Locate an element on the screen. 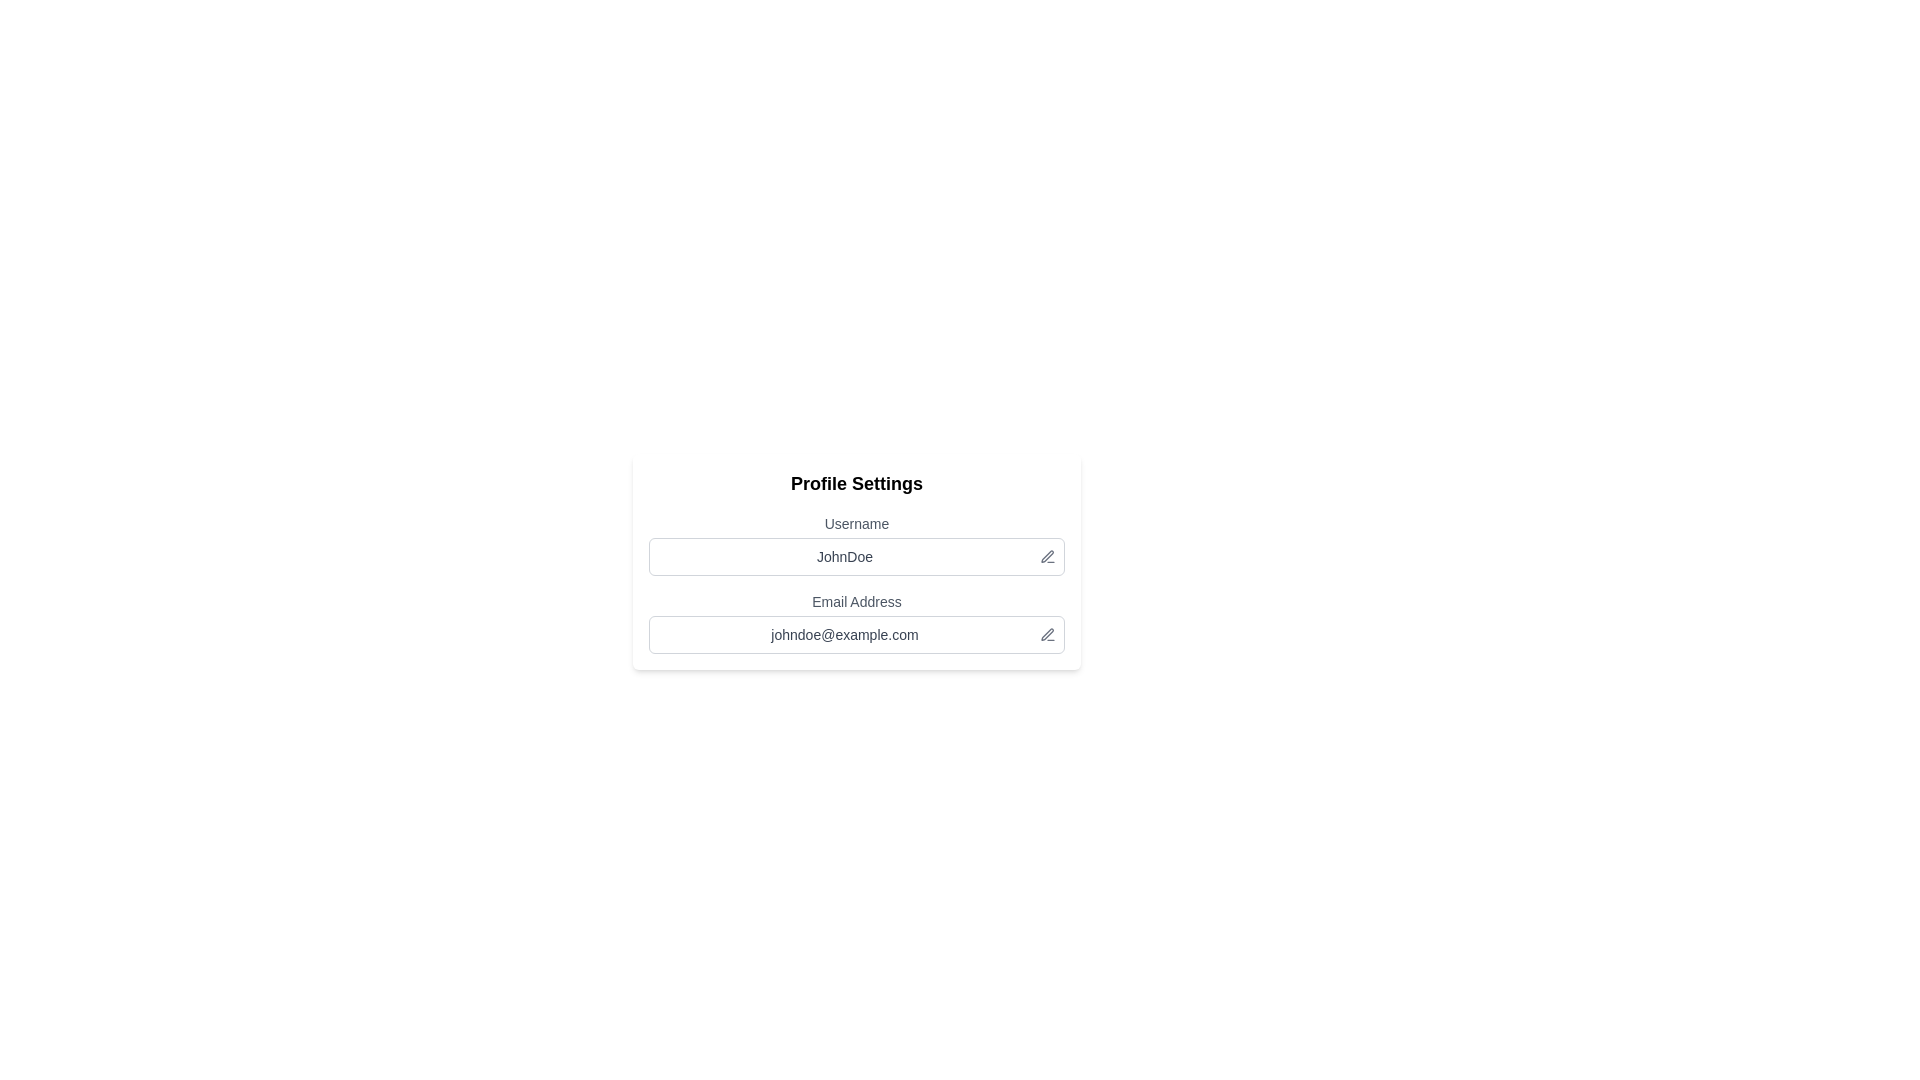 The image size is (1920, 1080). the Text Label serving as a descriptive header for the section, located at the top of the card component is located at coordinates (857, 483).